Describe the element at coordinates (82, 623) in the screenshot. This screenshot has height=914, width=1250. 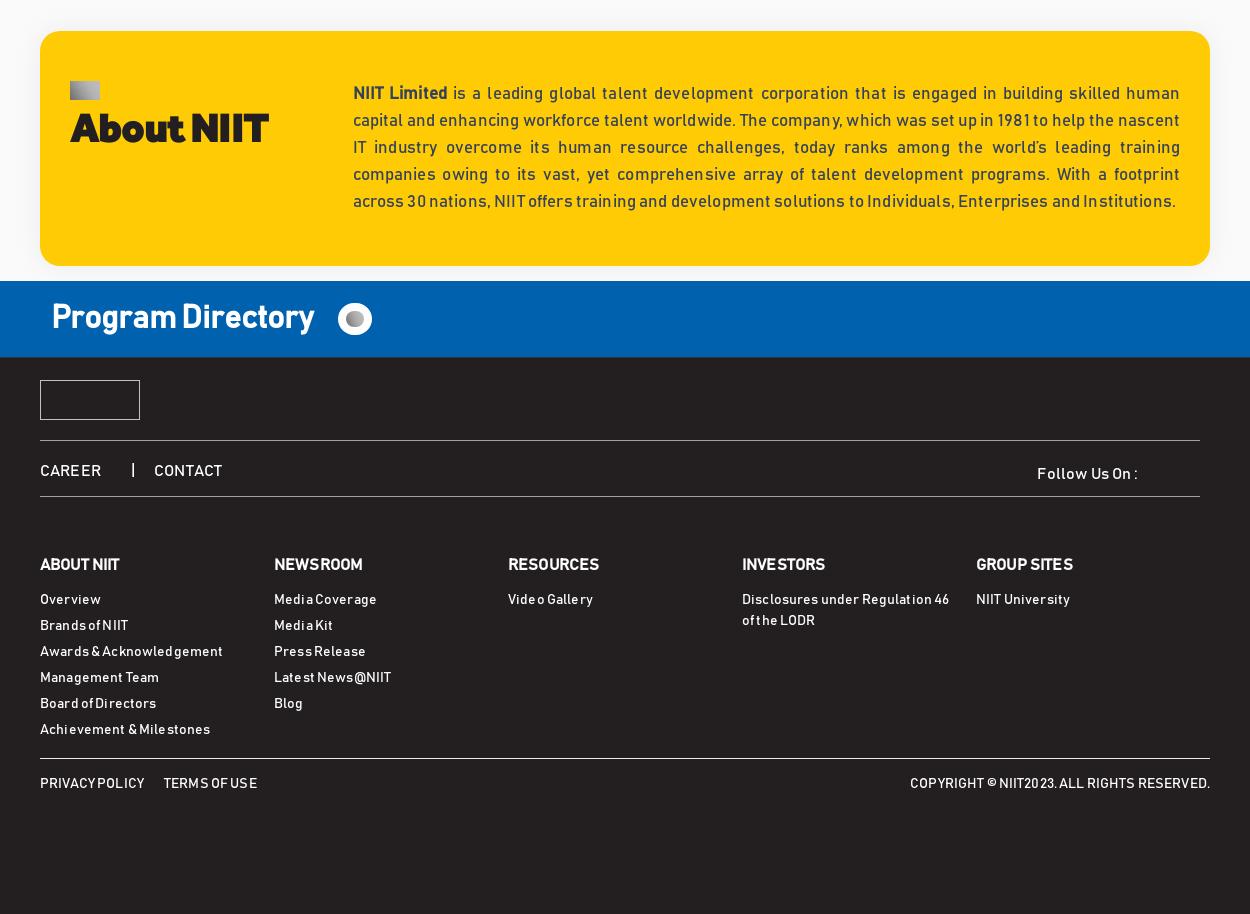
I see `'Brands of NIIT'` at that location.